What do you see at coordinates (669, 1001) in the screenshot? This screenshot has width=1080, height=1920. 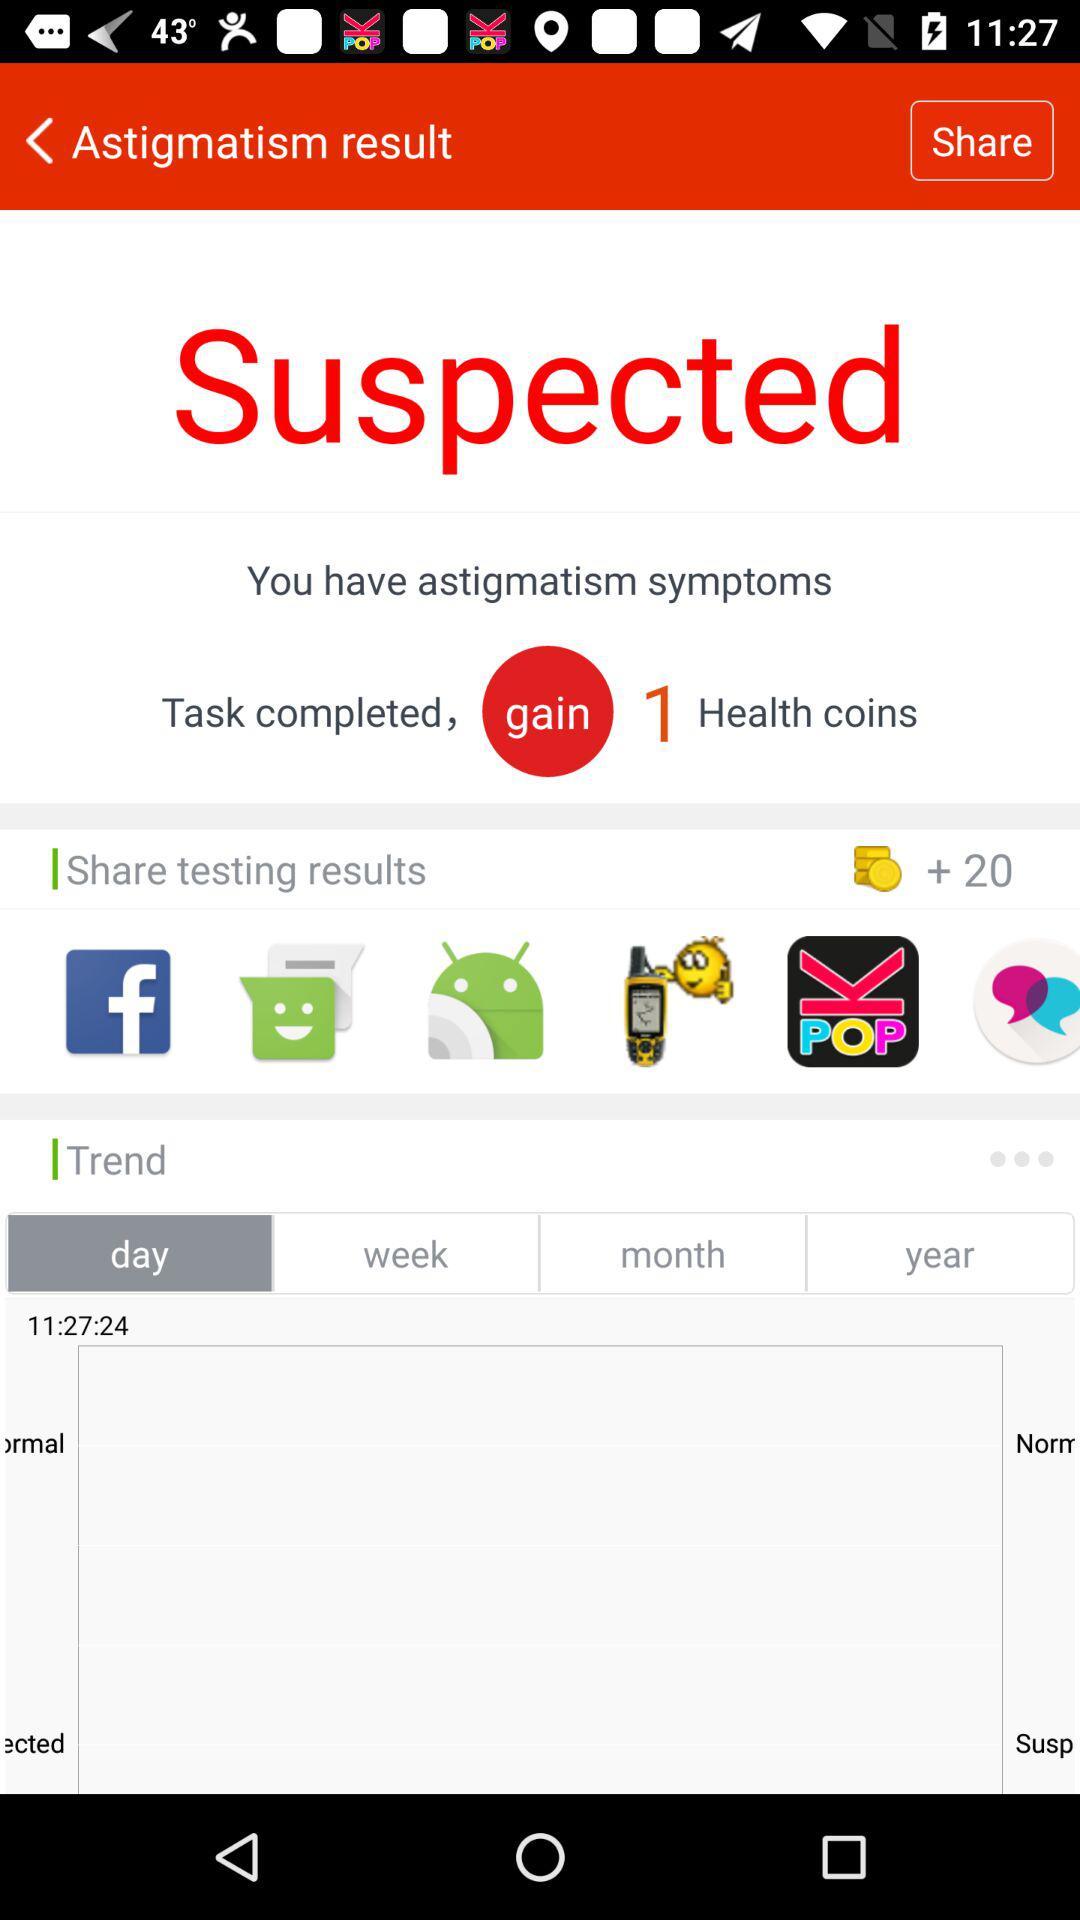 I see `share using some app` at bounding box center [669, 1001].